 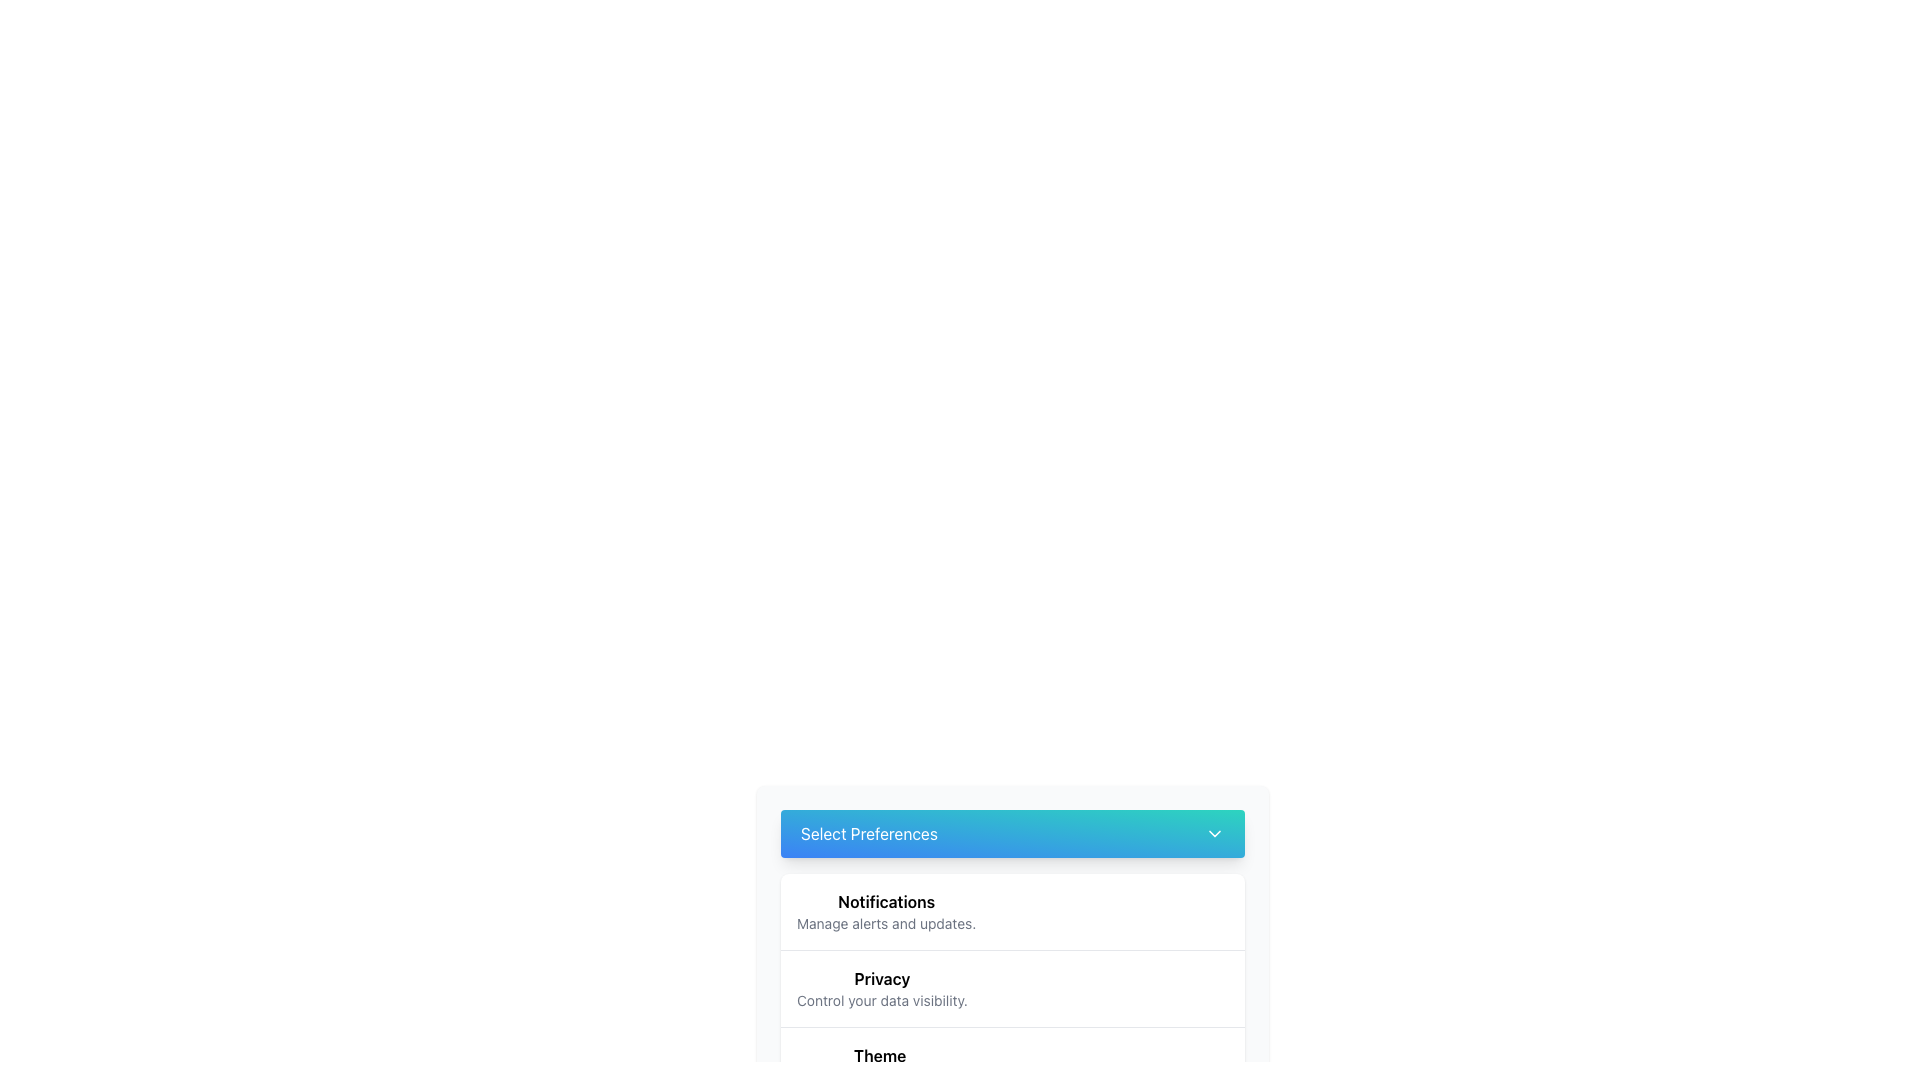 What do you see at coordinates (1012, 833) in the screenshot?
I see `the Dropdown Button labeled 'Select Preferences' with a gradient background transitioning from blue to teal, located at the top of the preference options card` at bounding box center [1012, 833].